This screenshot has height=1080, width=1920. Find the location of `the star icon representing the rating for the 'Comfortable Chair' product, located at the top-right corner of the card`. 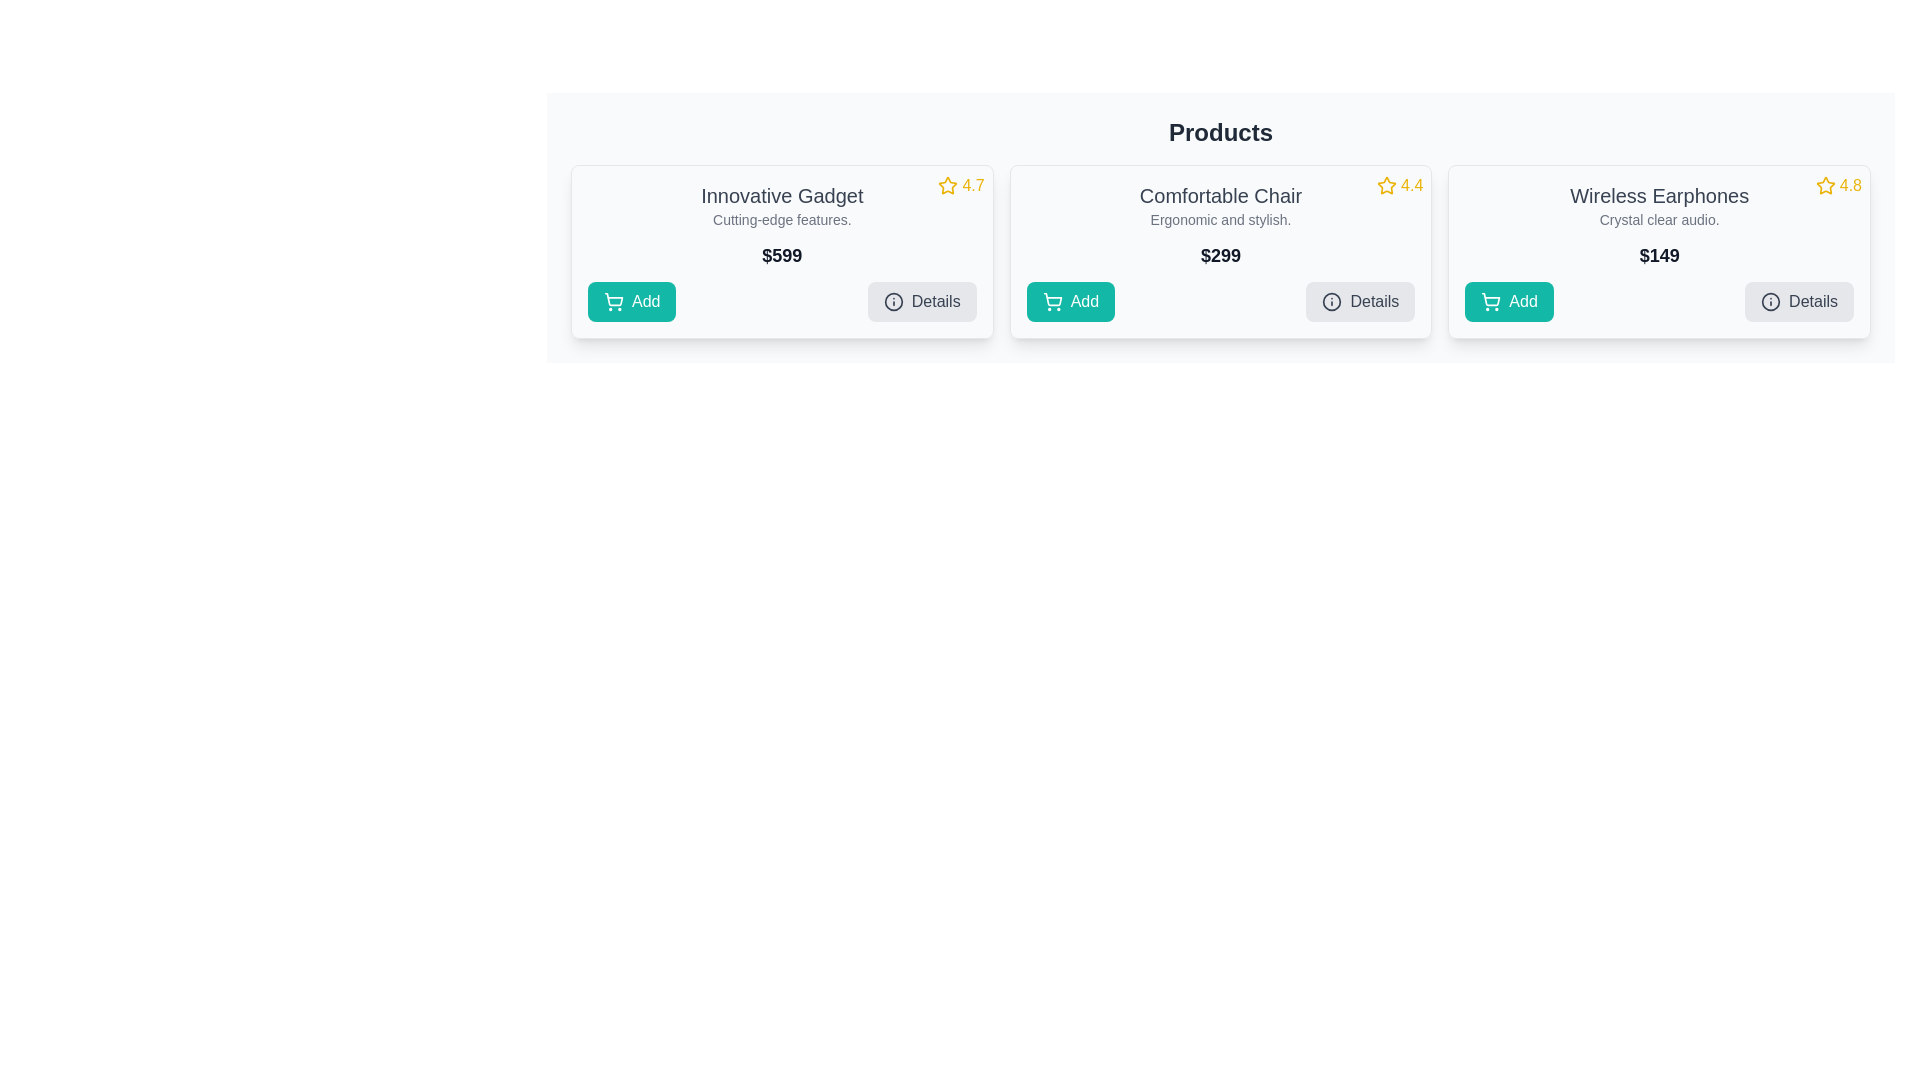

the star icon representing the rating for the 'Comfortable Chair' product, located at the top-right corner of the card is located at coordinates (1386, 185).